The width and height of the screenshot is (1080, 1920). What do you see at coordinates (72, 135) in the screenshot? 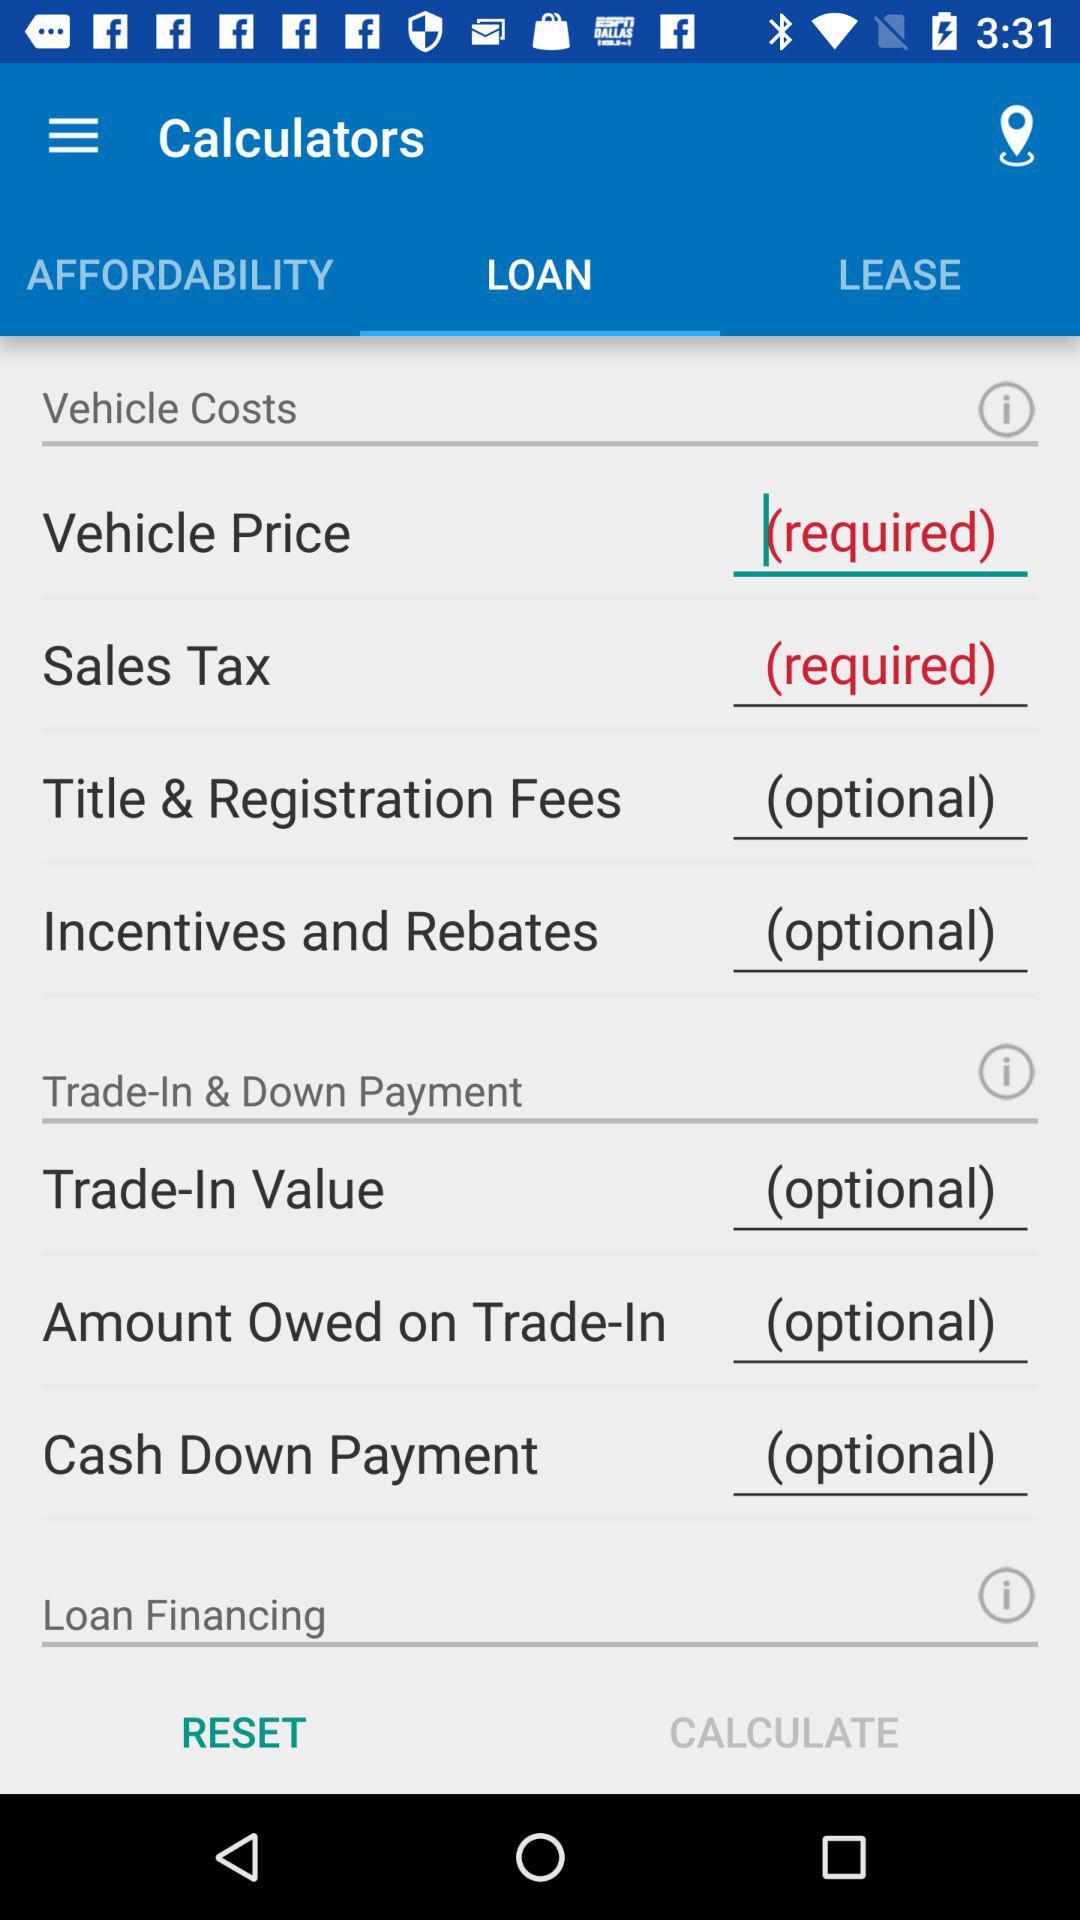
I see `the app next to calculators` at bounding box center [72, 135].